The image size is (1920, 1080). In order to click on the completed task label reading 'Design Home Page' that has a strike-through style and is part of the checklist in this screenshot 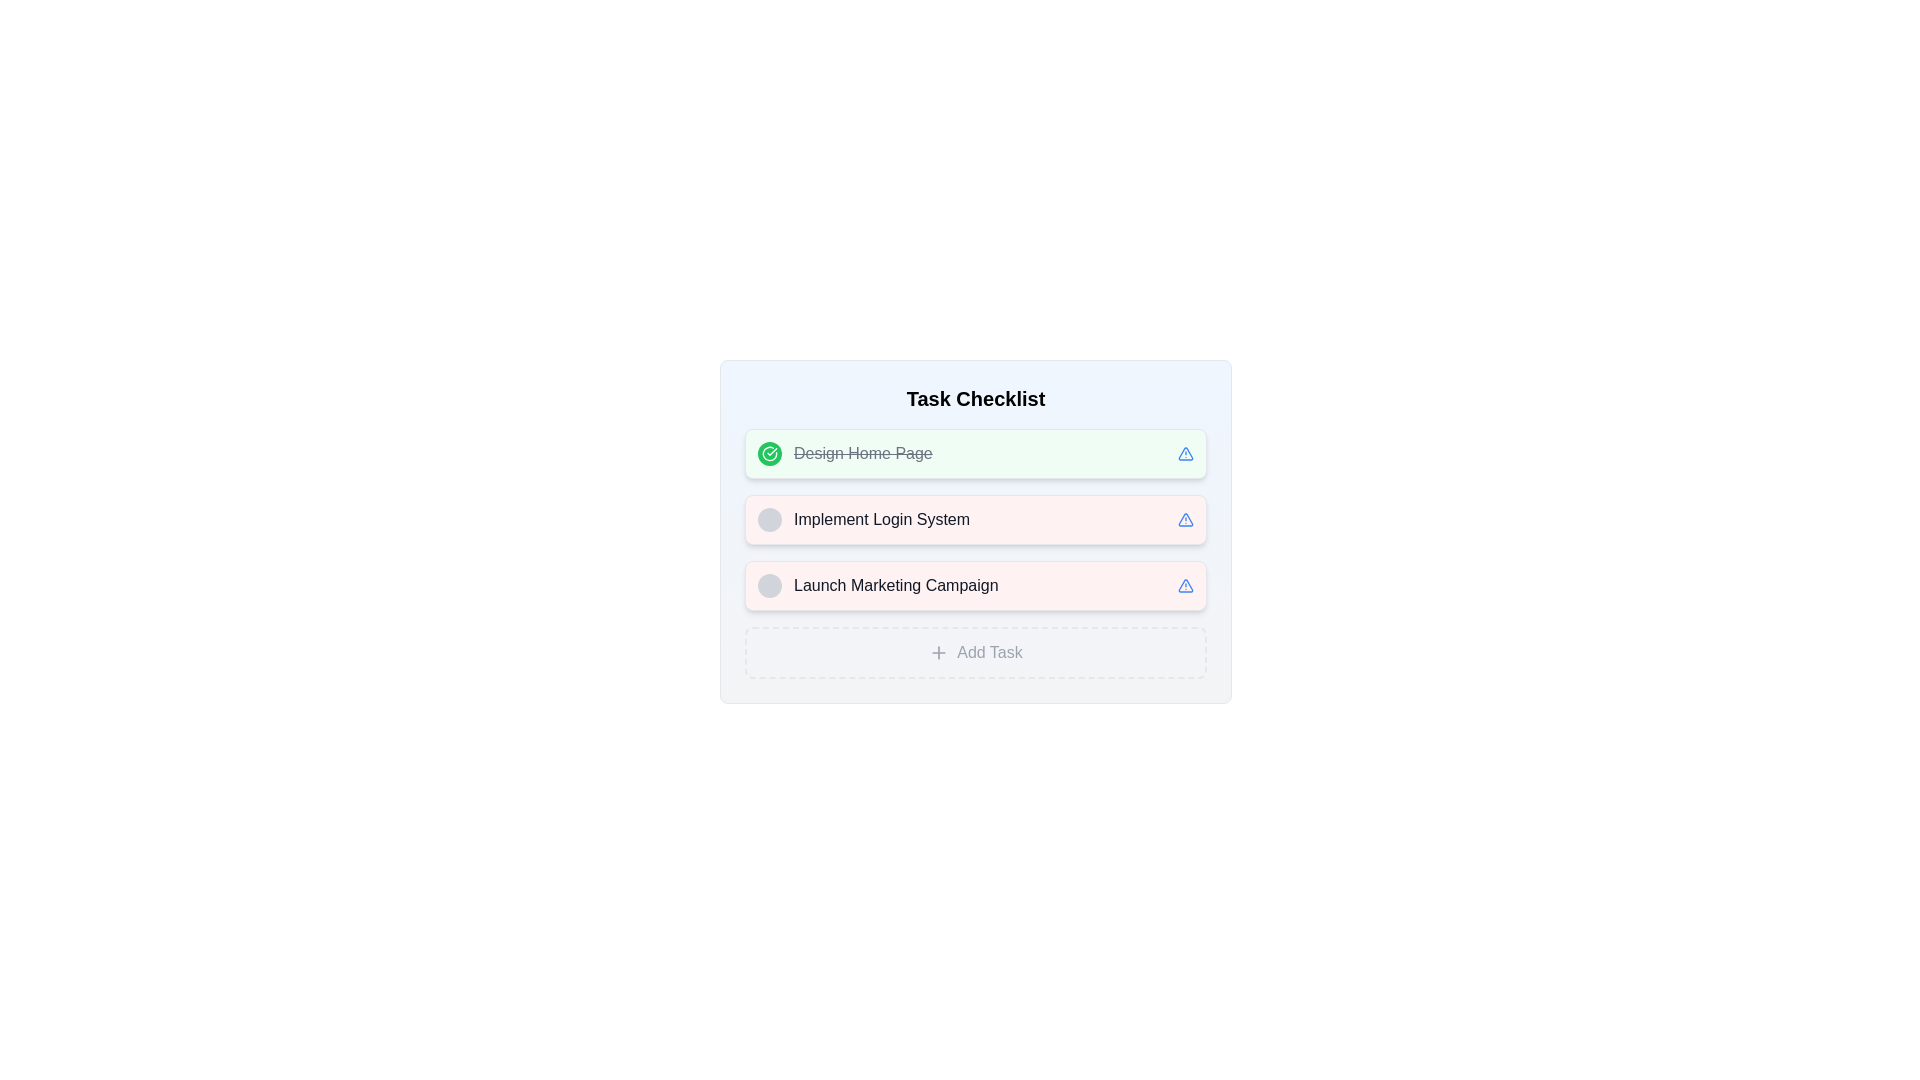, I will do `click(845, 454)`.